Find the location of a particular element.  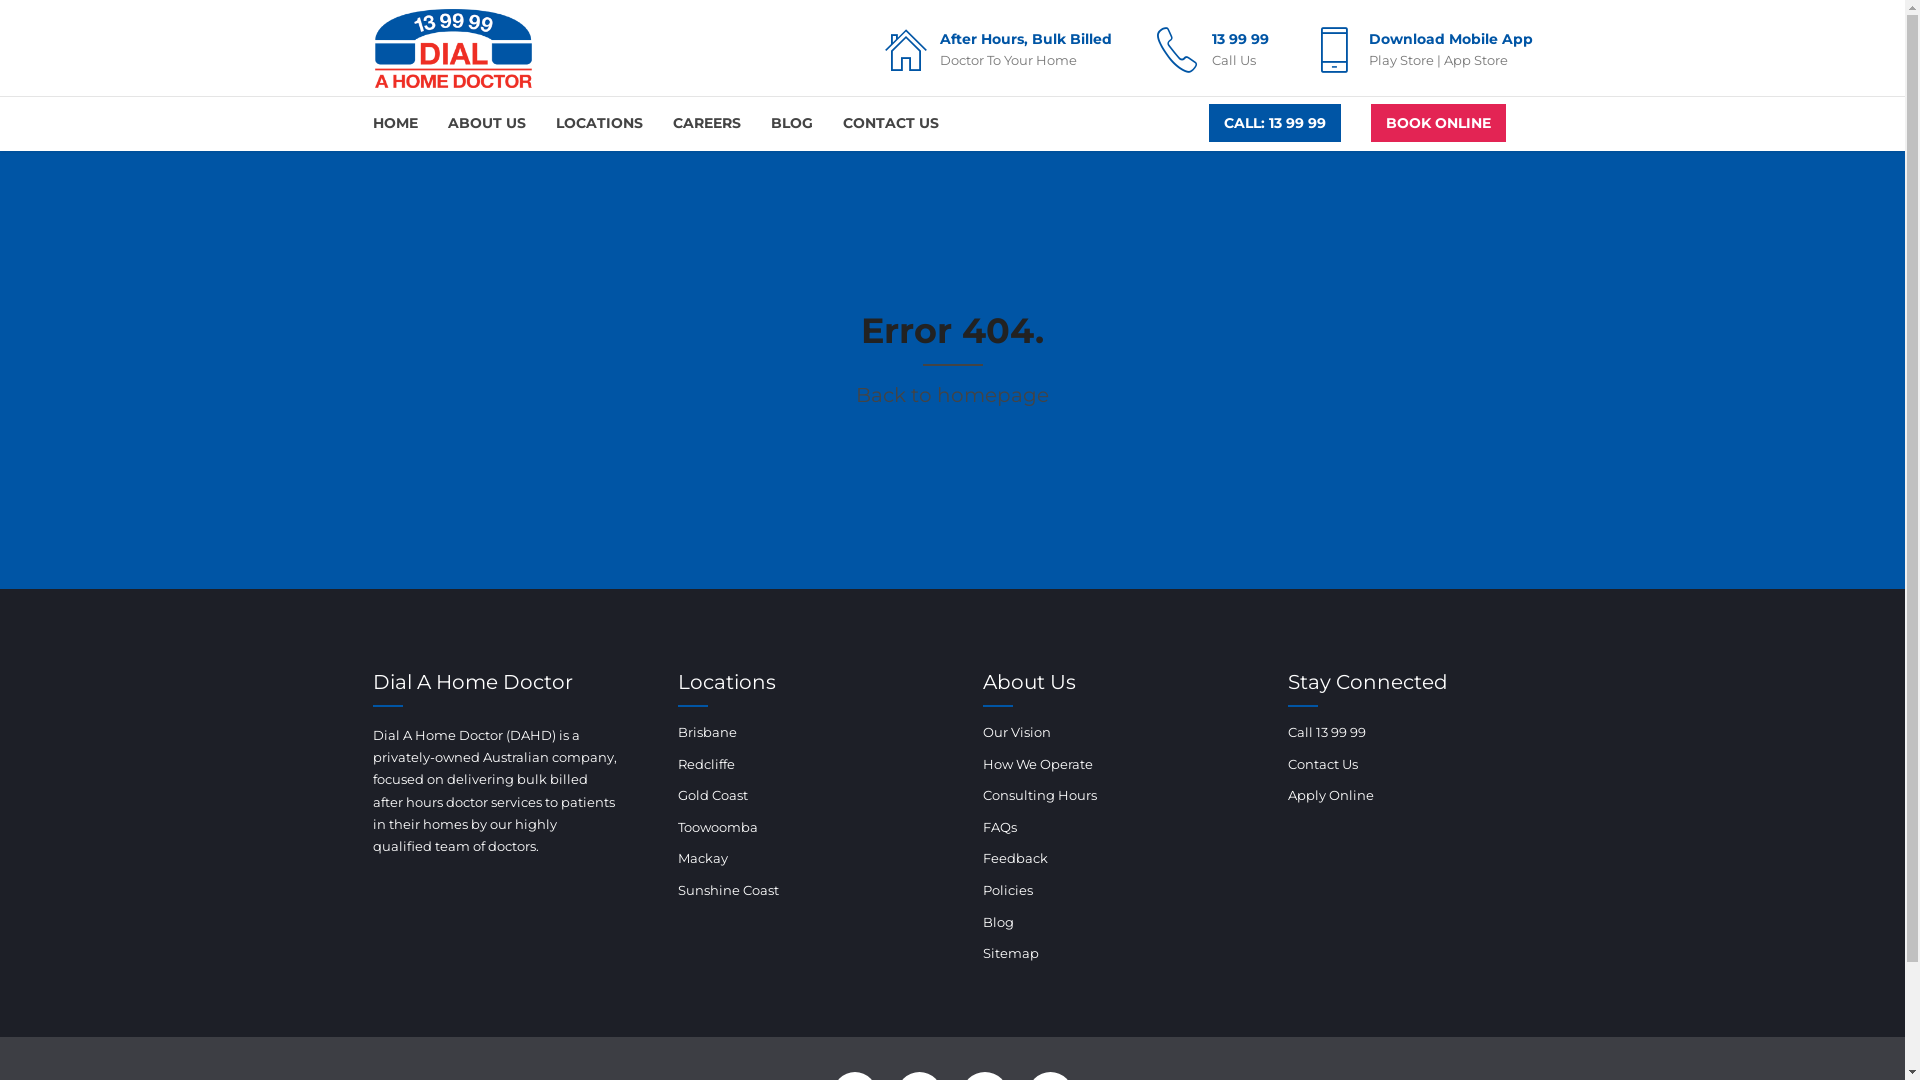

'FAQs' is located at coordinates (998, 826).